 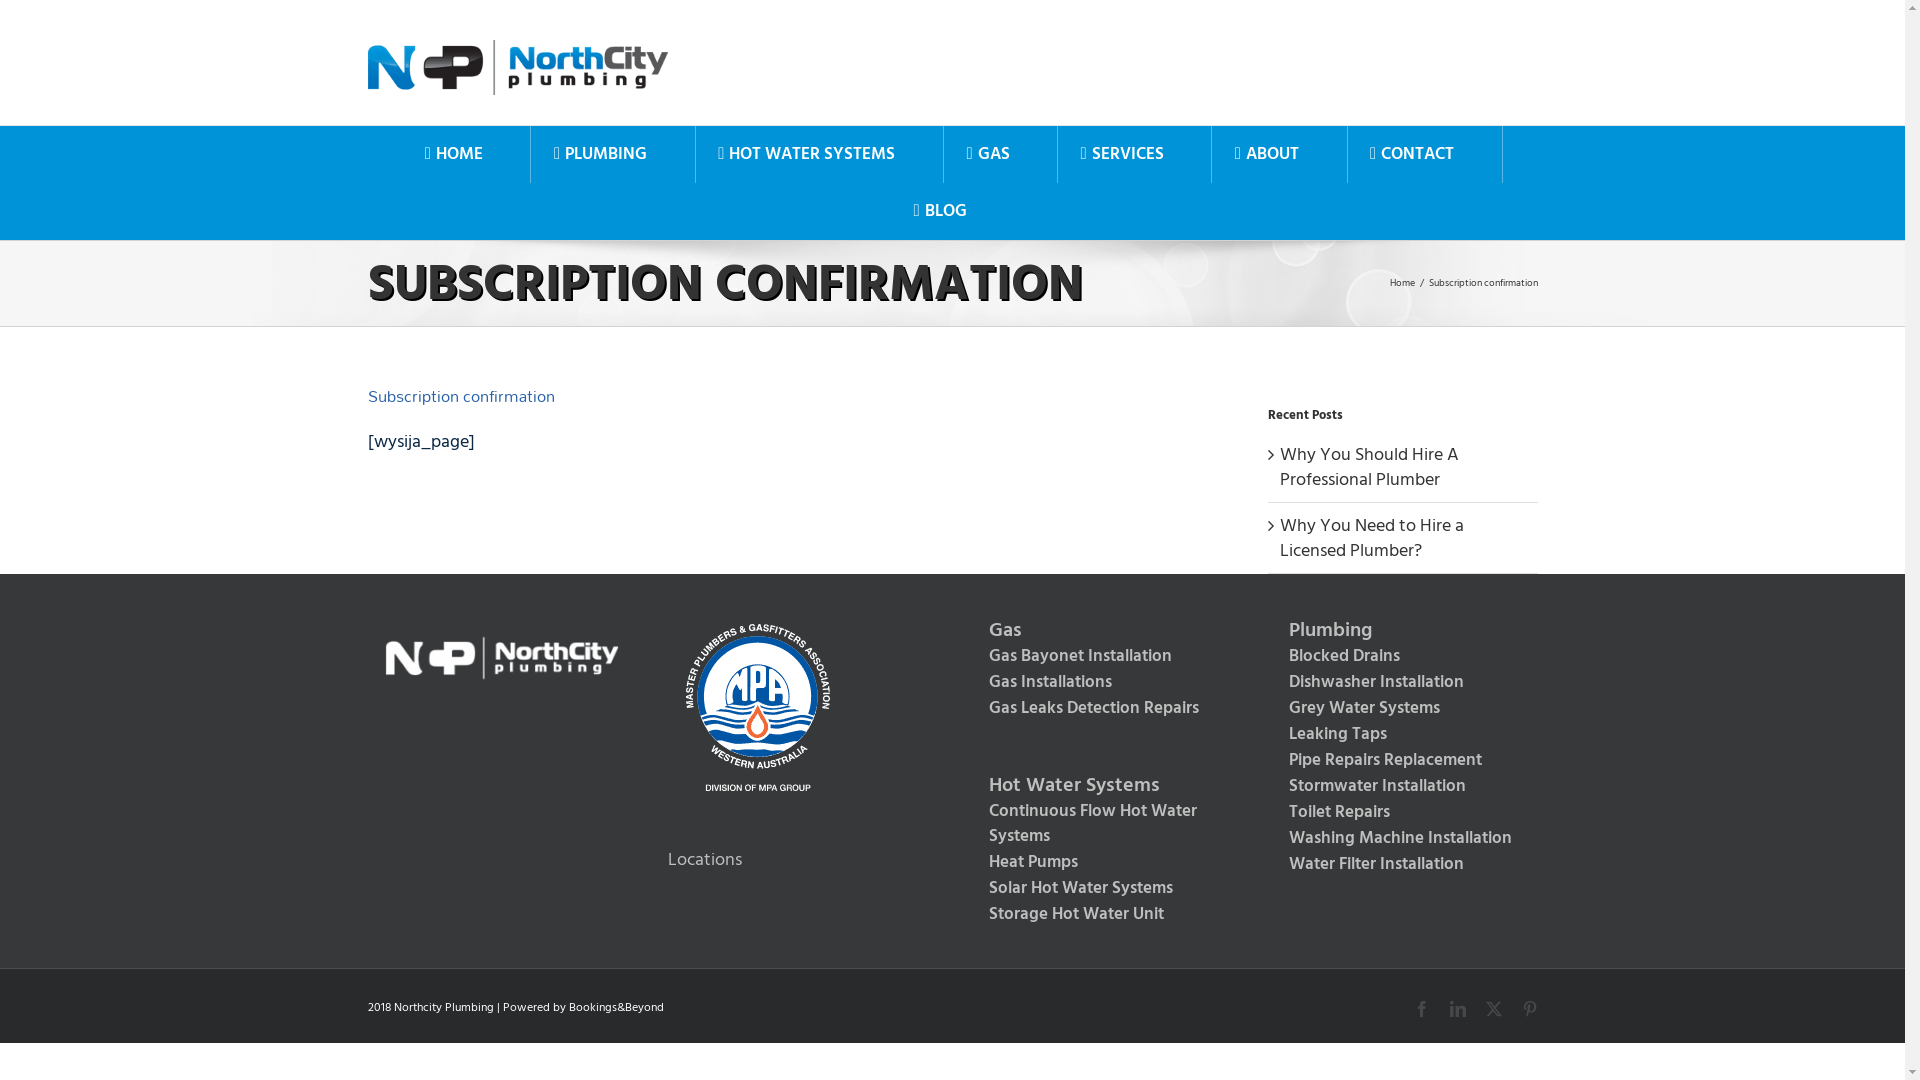 I want to click on 'Pipe Repairs Replacement', so click(x=1401, y=760).